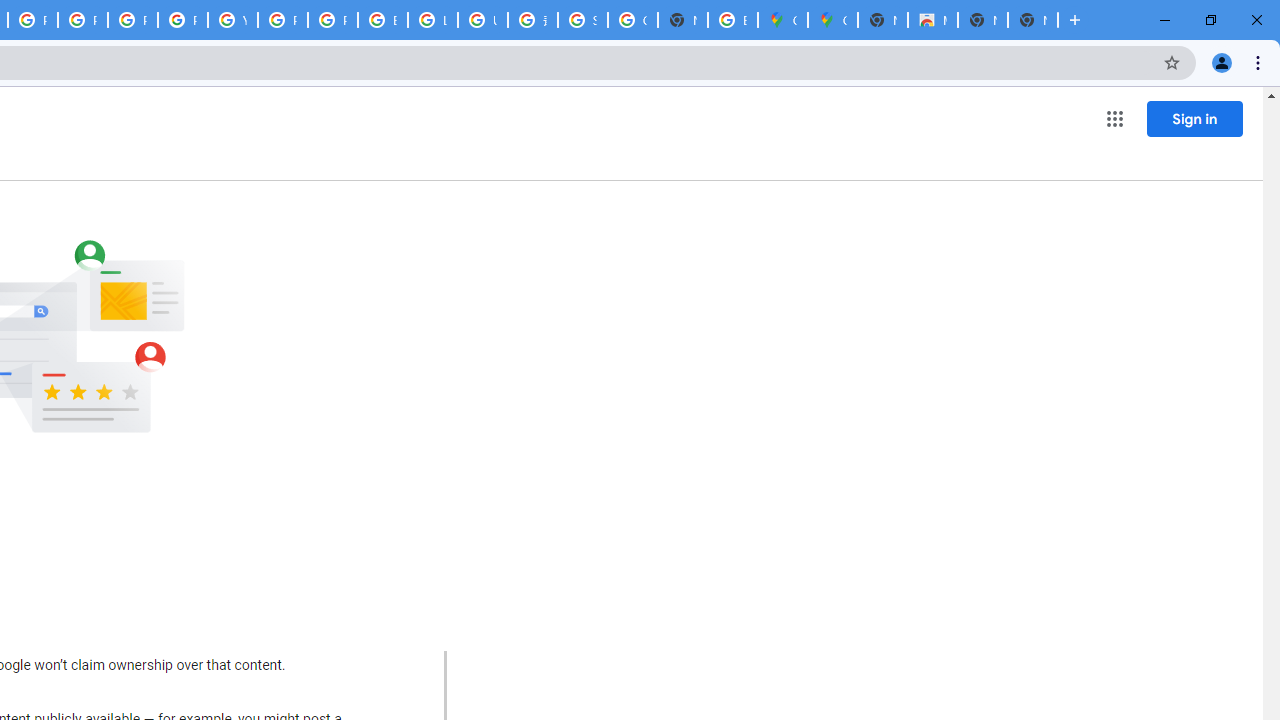  Describe the element at coordinates (81, 20) in the screenshot. I see `'Privacy Help Center - Policies Help'` at that location.